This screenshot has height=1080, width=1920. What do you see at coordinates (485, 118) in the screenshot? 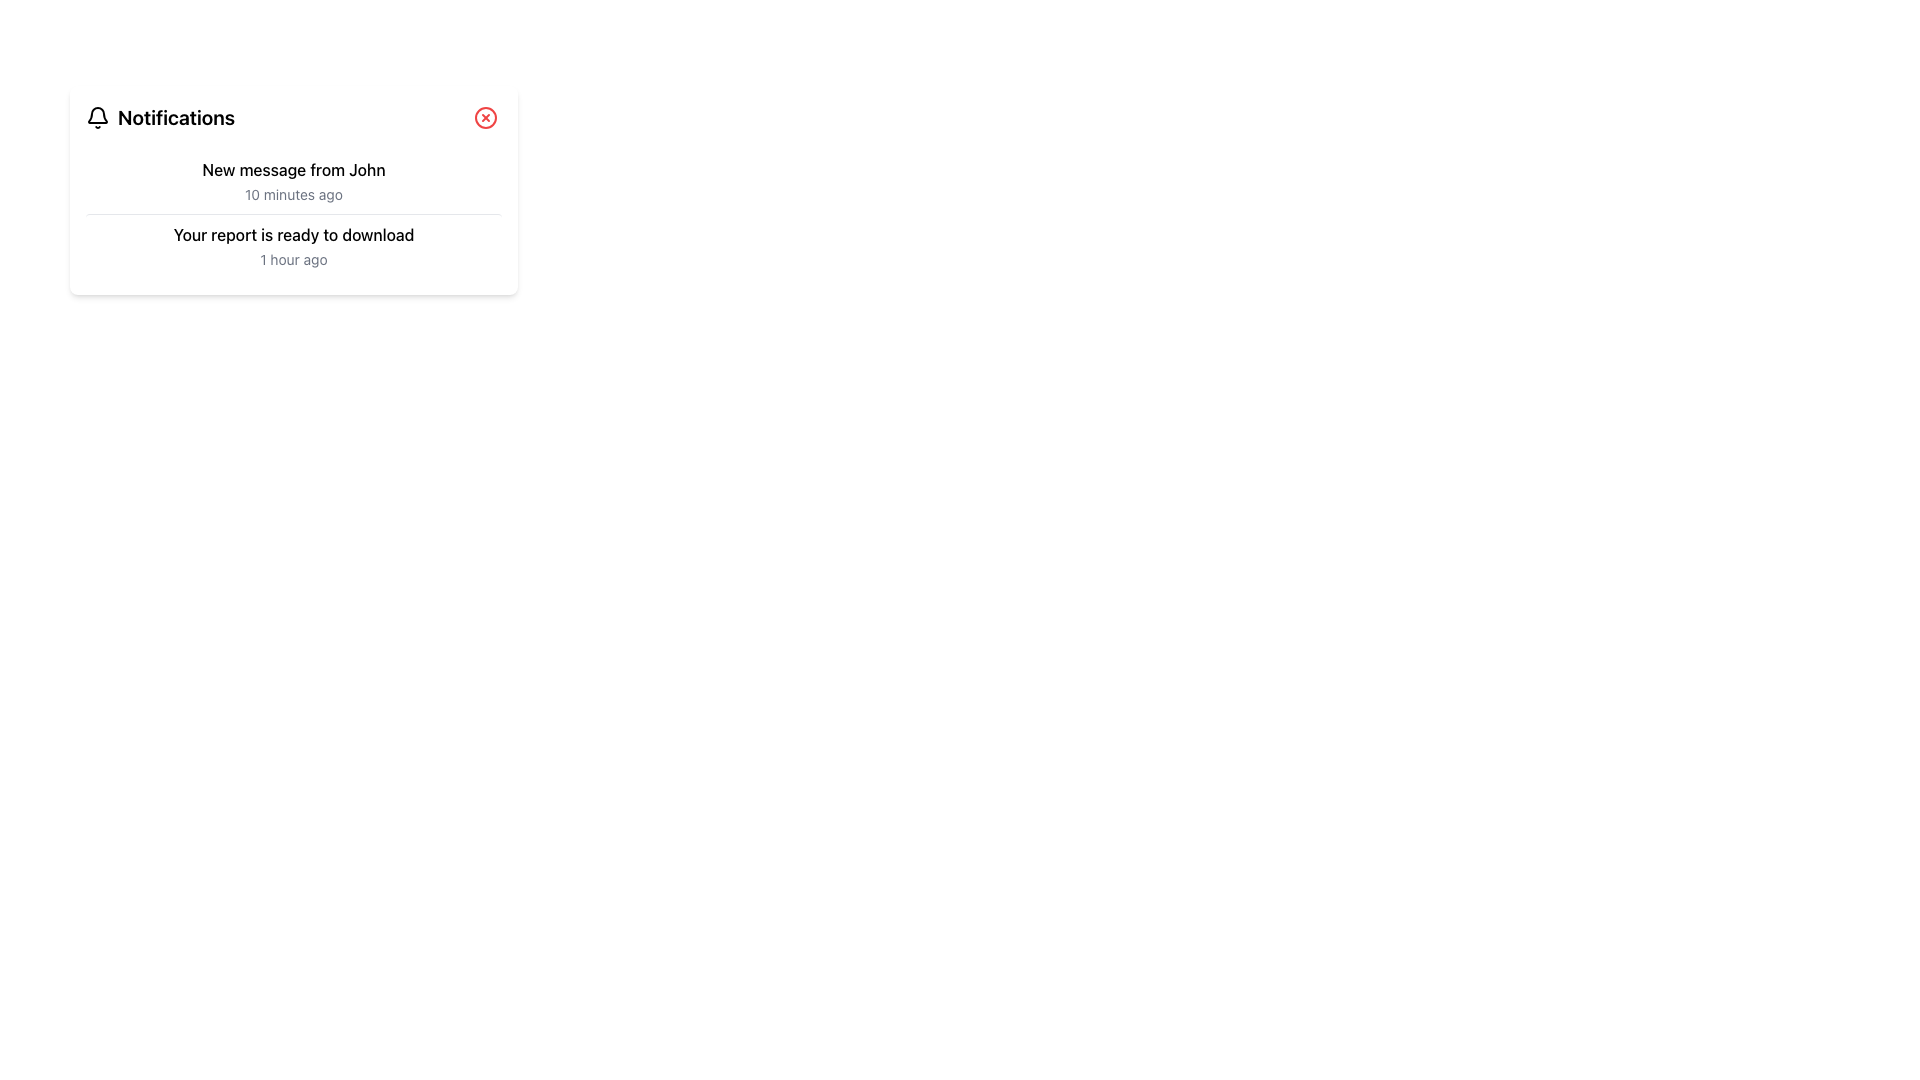
I see `the close button located in the top-right corner of the 'Notifications' section to observe any hover effects` at bounding box center [485, 118].